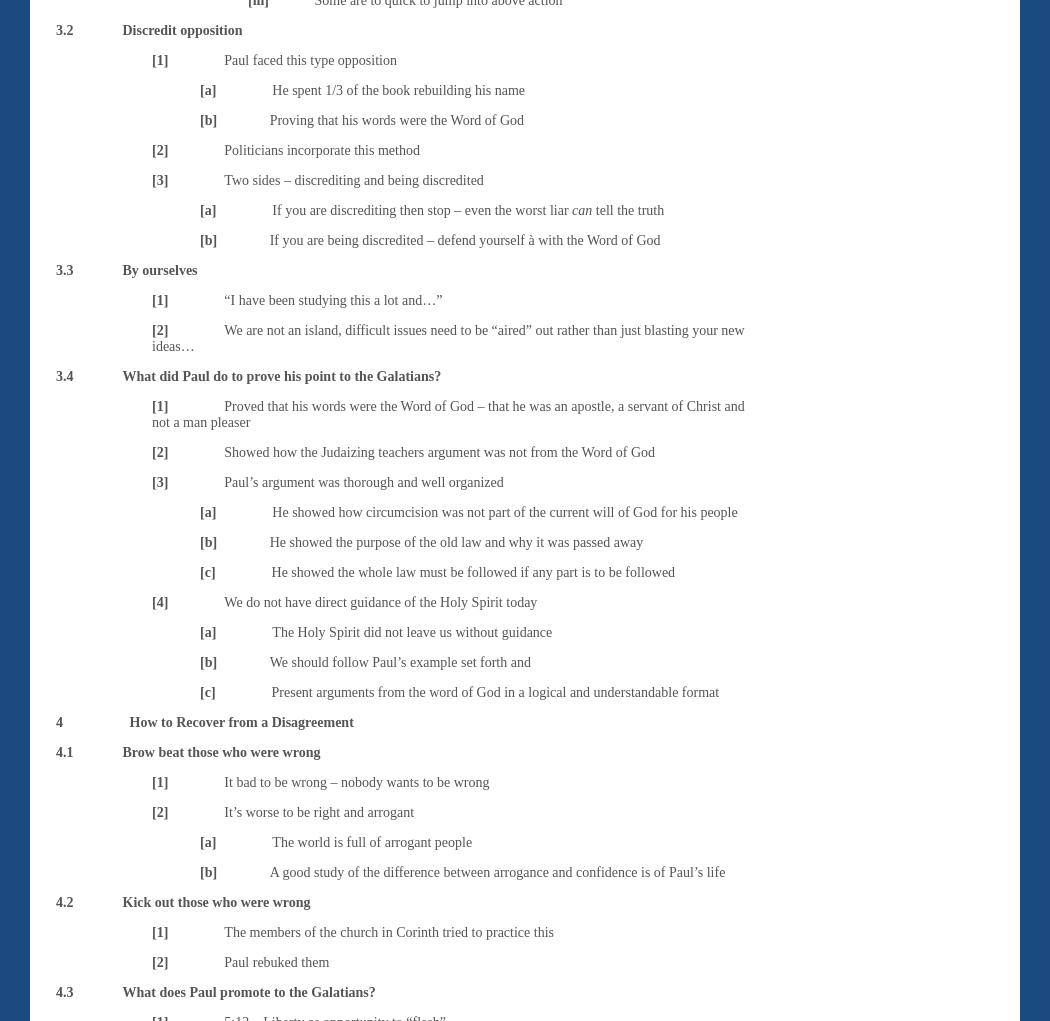 The image size is (1050, 1021). Describe the element at coordinates (396, 119) in the screenshot. I see `'Proving that his words were the Word of God'` at that location.